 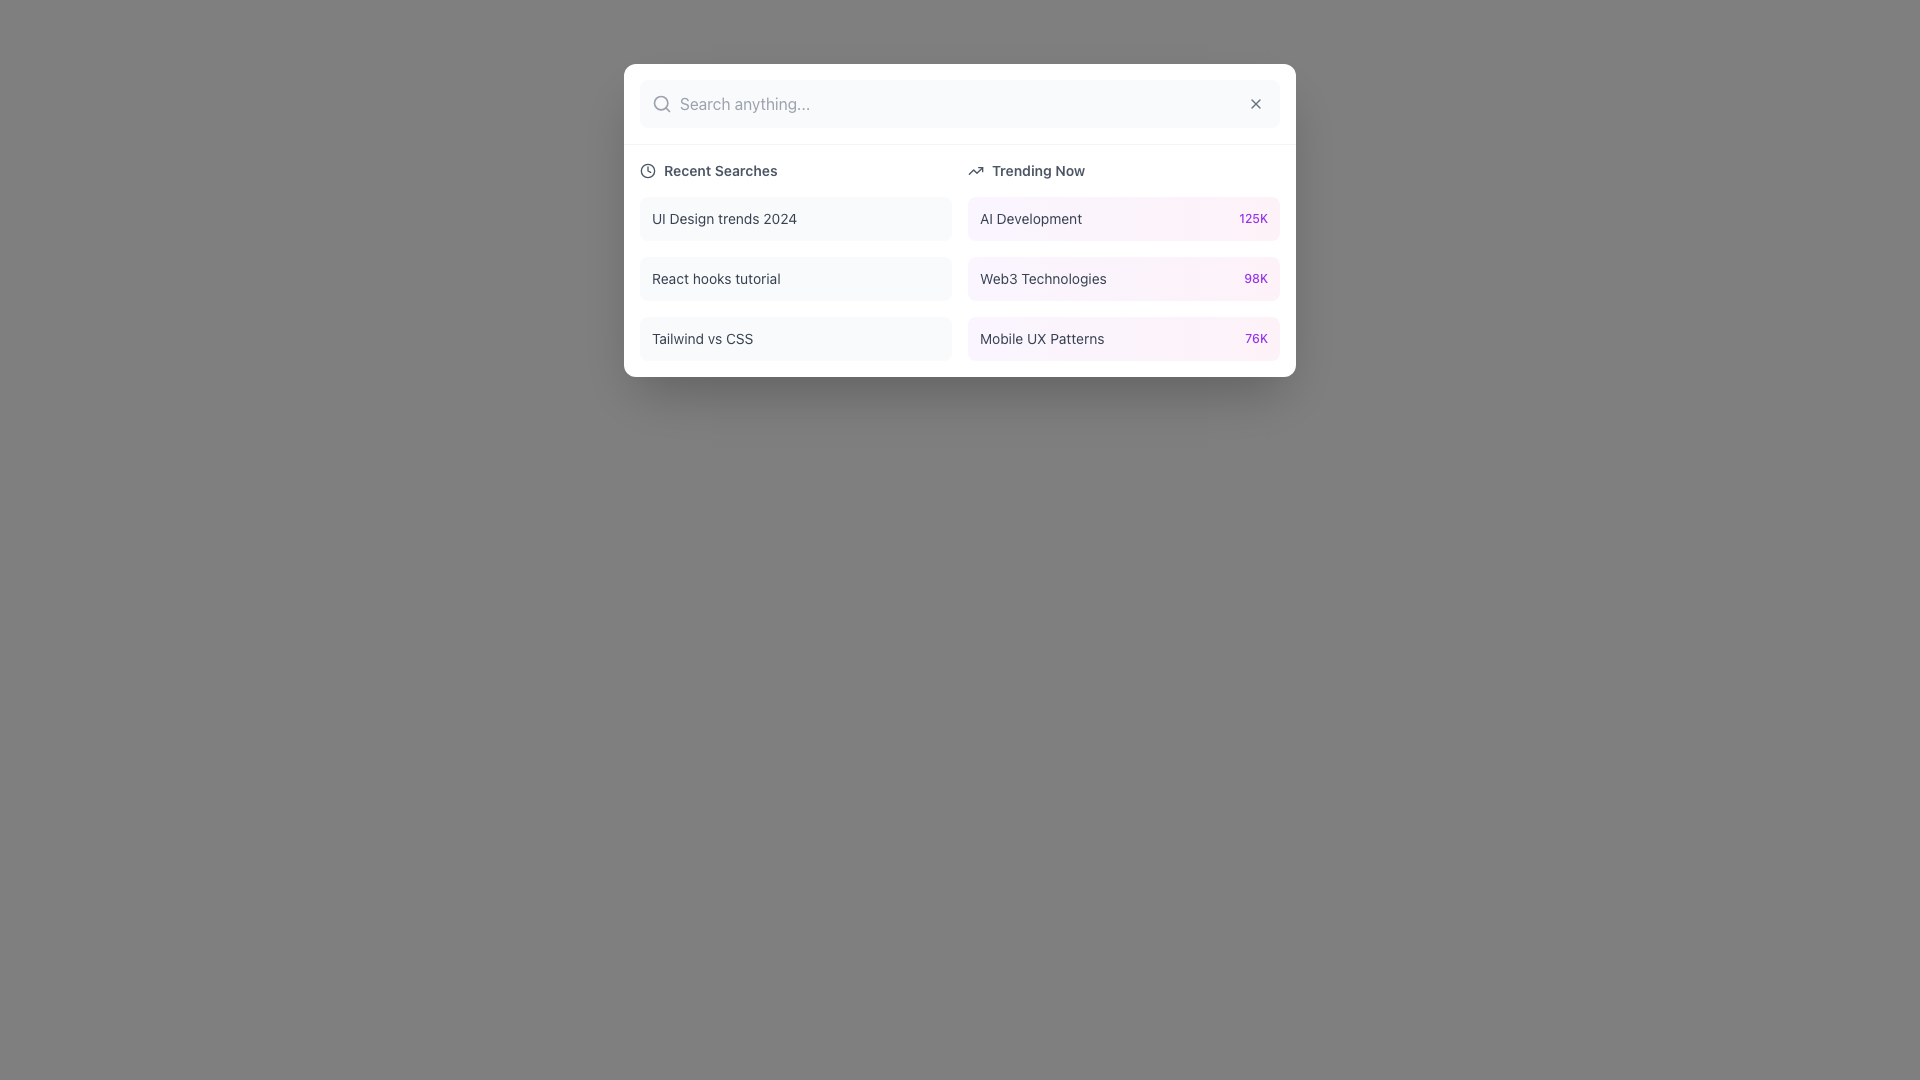 I want to click on keyboard navigation, so click(x=795, y=219).